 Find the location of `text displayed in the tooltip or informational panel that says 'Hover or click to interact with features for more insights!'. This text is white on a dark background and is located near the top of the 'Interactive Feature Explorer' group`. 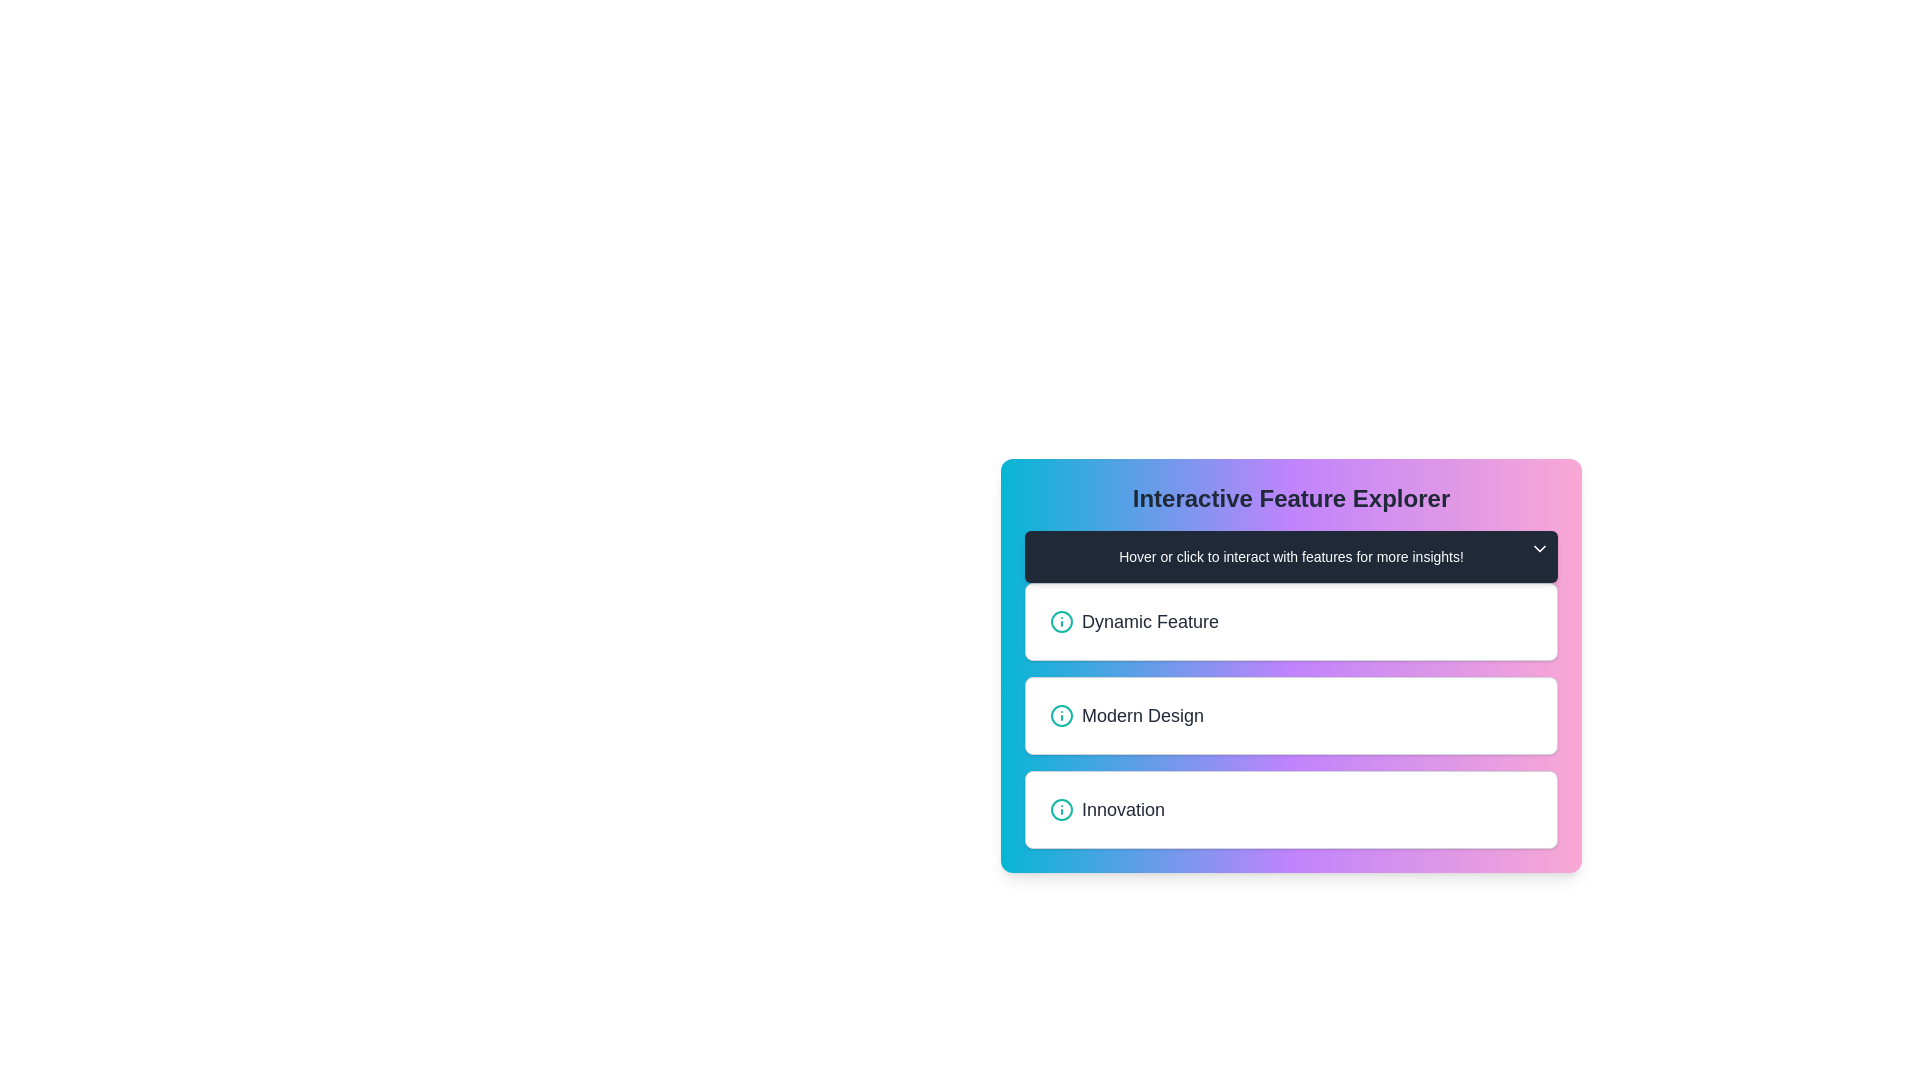

text displayed in the tooltip or informational panel that says 'Hover or click to interact with features for more insights!'. This text is white on a dark background and is located near the top of the 'Interactive Feature Explorer' group is located at coordinates (1291, 556).